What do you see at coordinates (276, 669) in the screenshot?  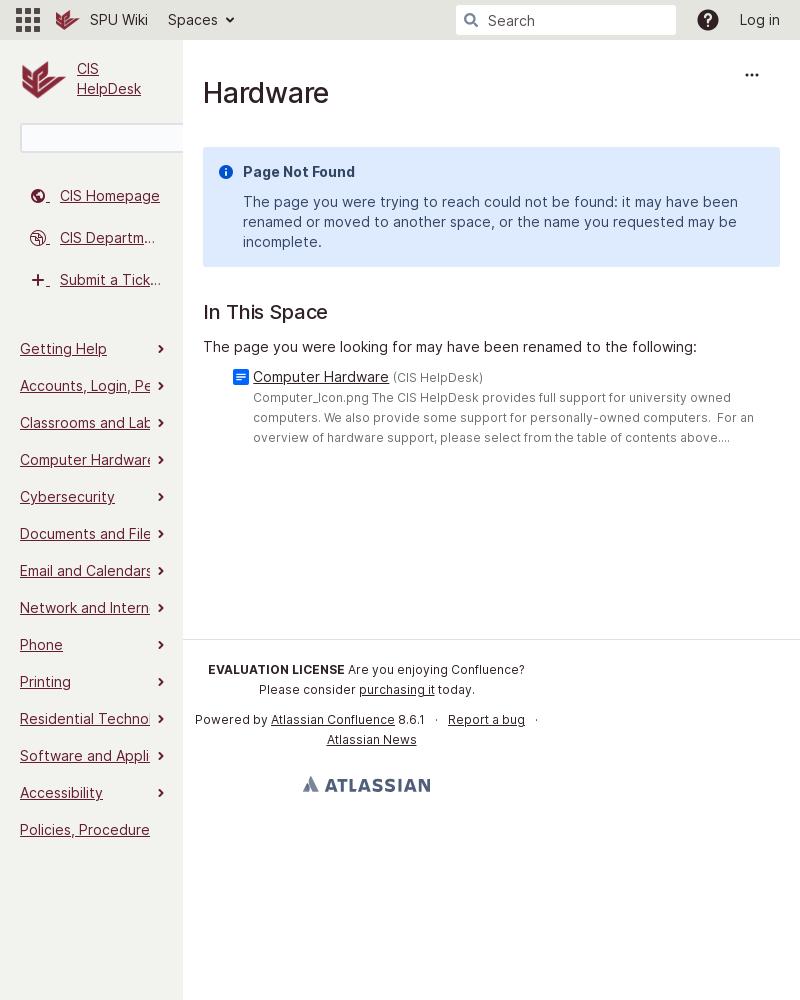 I see `'EVALUATION LICENSE'` at bounding box center [276, 669].